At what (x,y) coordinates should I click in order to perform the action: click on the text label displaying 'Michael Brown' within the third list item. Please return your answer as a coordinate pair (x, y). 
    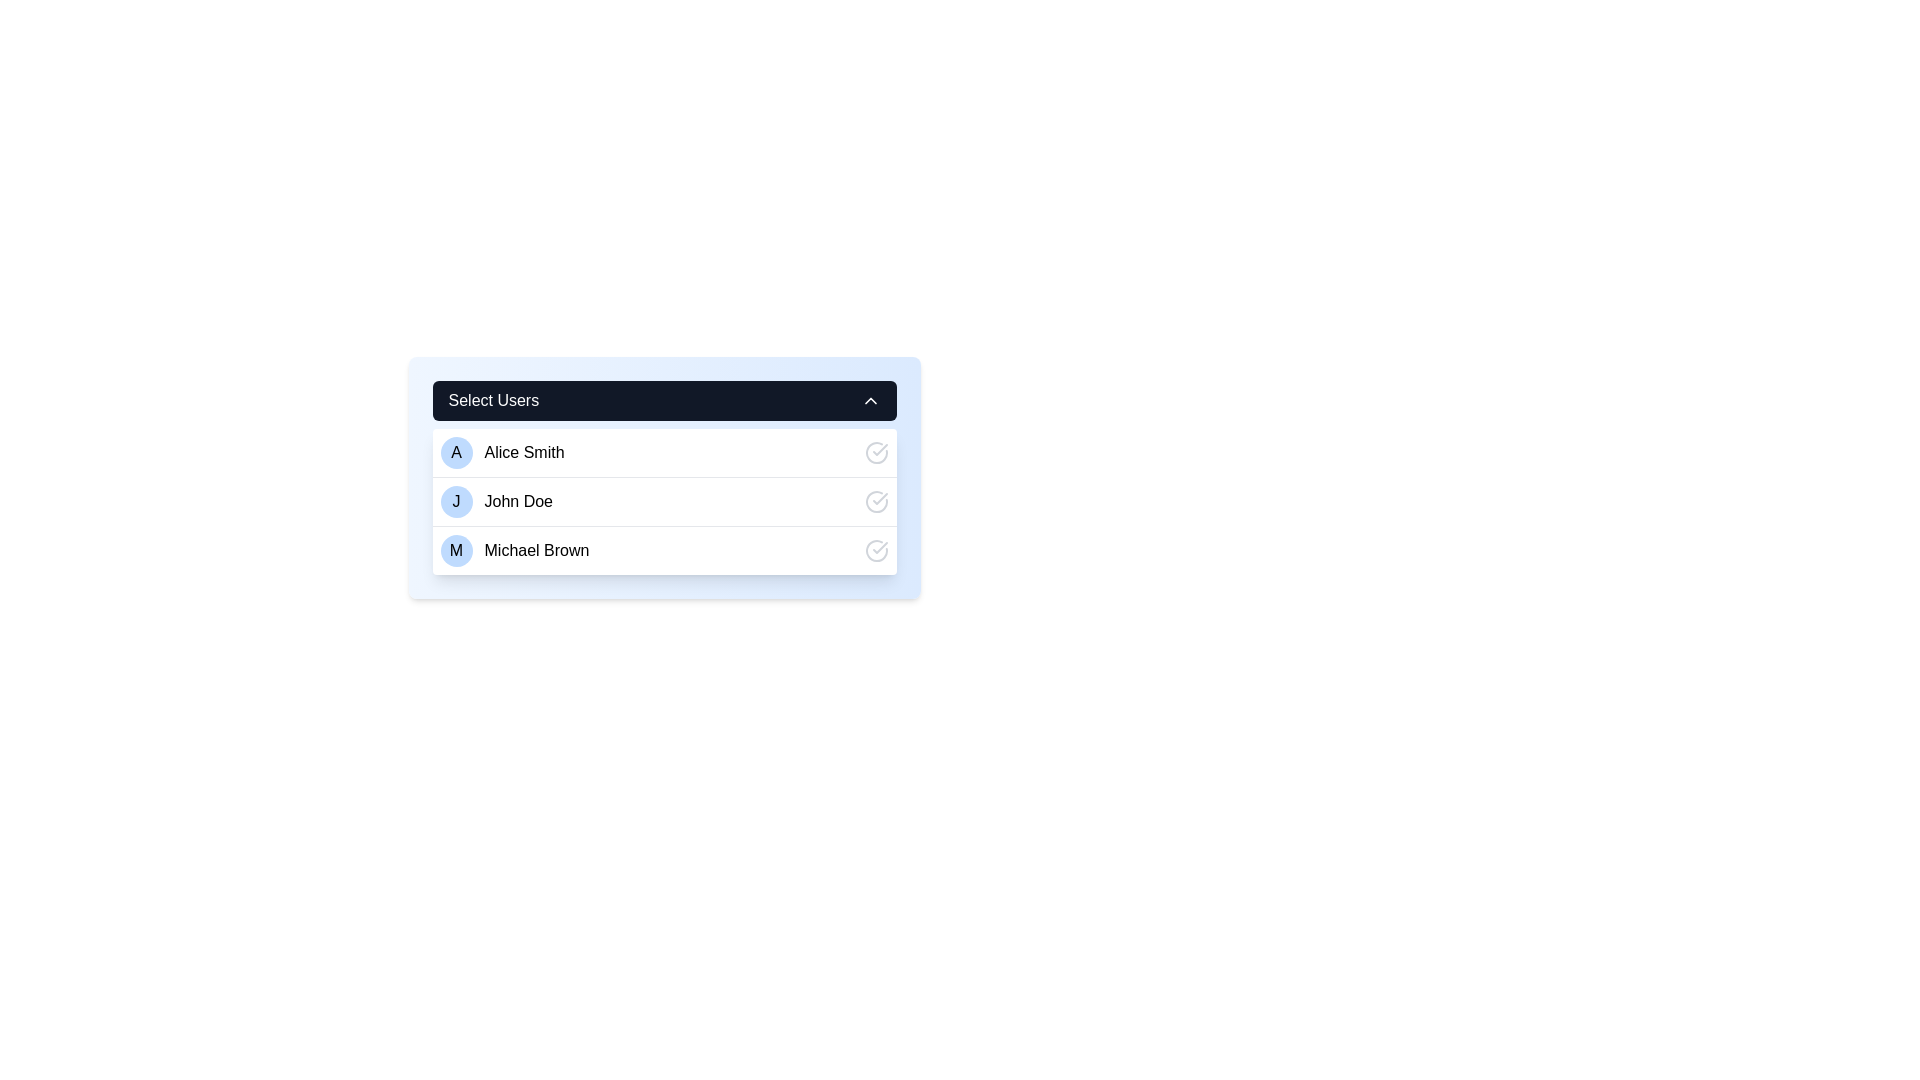
    Looking at the image, I should click on (537, 551).